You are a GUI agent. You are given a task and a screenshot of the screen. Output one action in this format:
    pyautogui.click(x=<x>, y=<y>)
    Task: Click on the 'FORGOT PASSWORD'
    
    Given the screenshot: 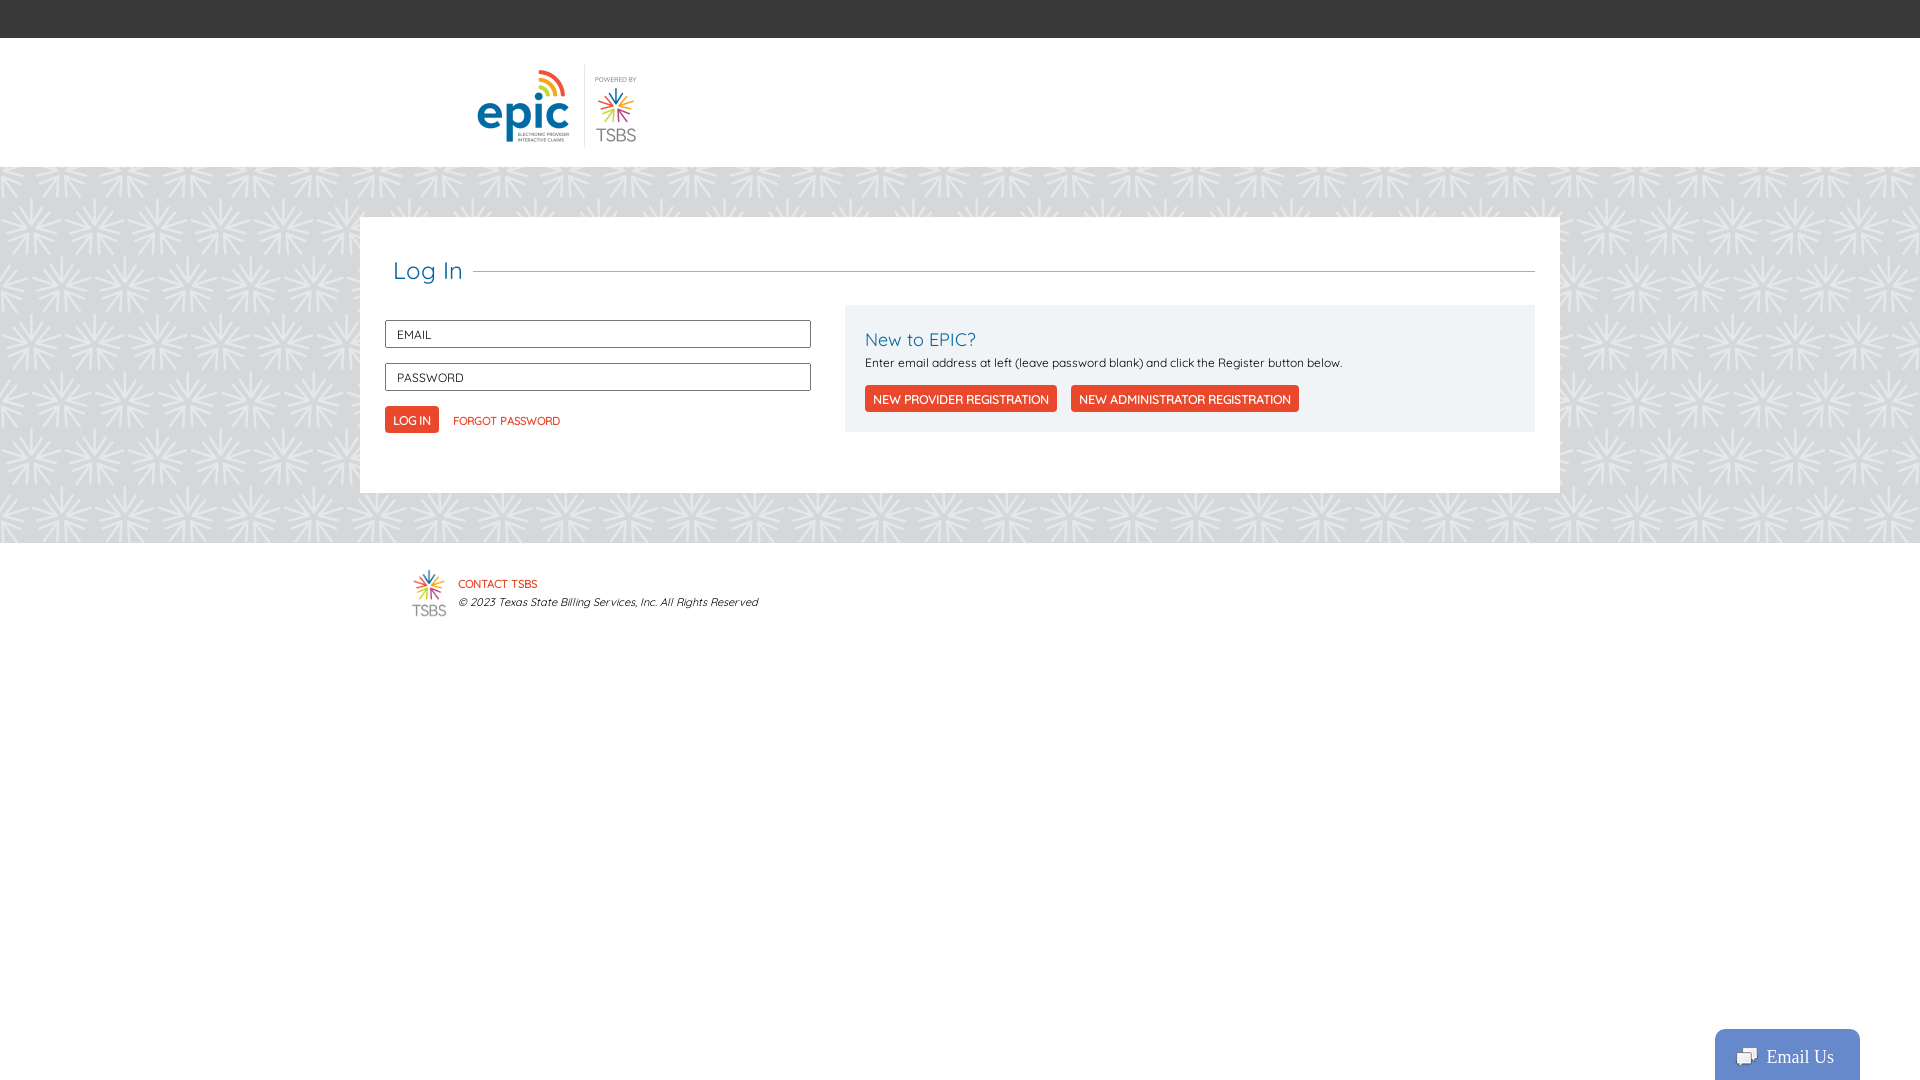 What is the action you would take?
    pyautogui.click(x=506, y=419)
    